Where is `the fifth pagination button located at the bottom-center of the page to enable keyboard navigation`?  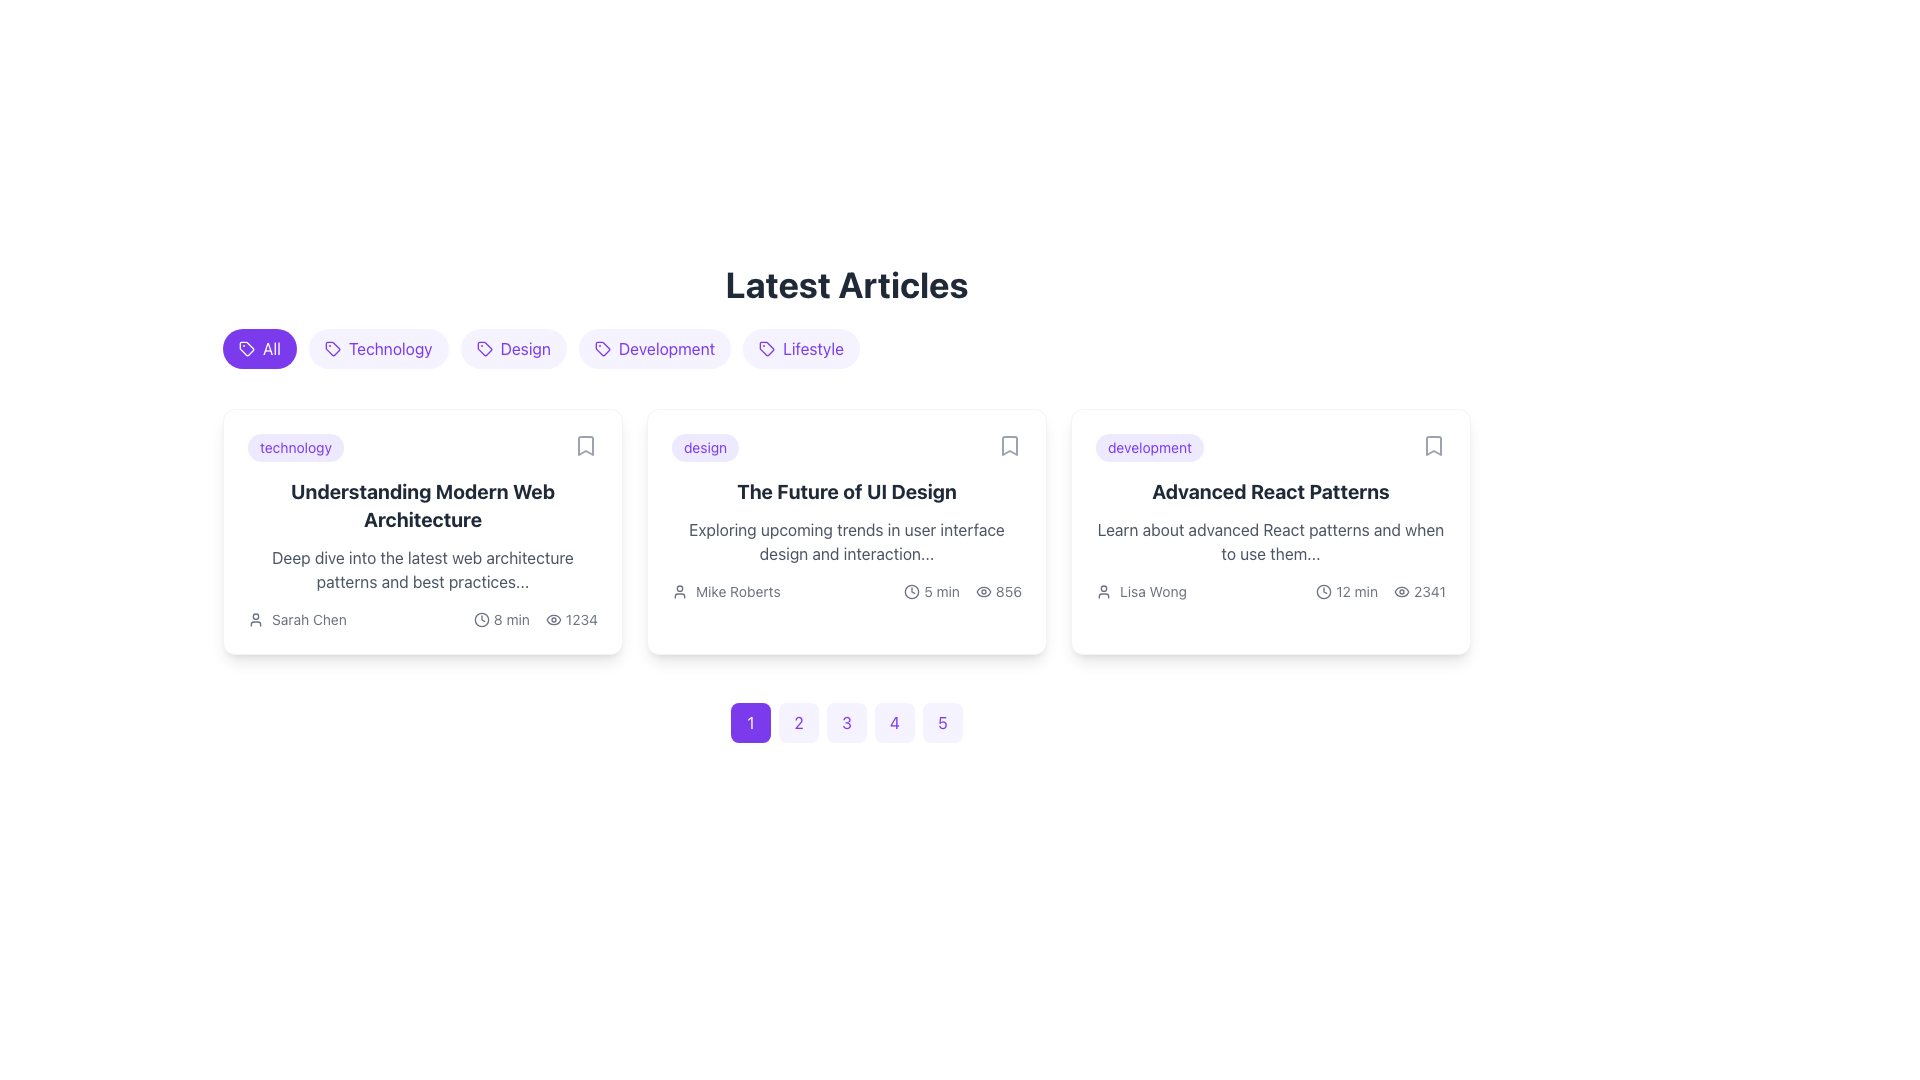
the fifth pagination button located at the bottom-center of the page to enable keyboard navigation is located at coordinates (941, 722).